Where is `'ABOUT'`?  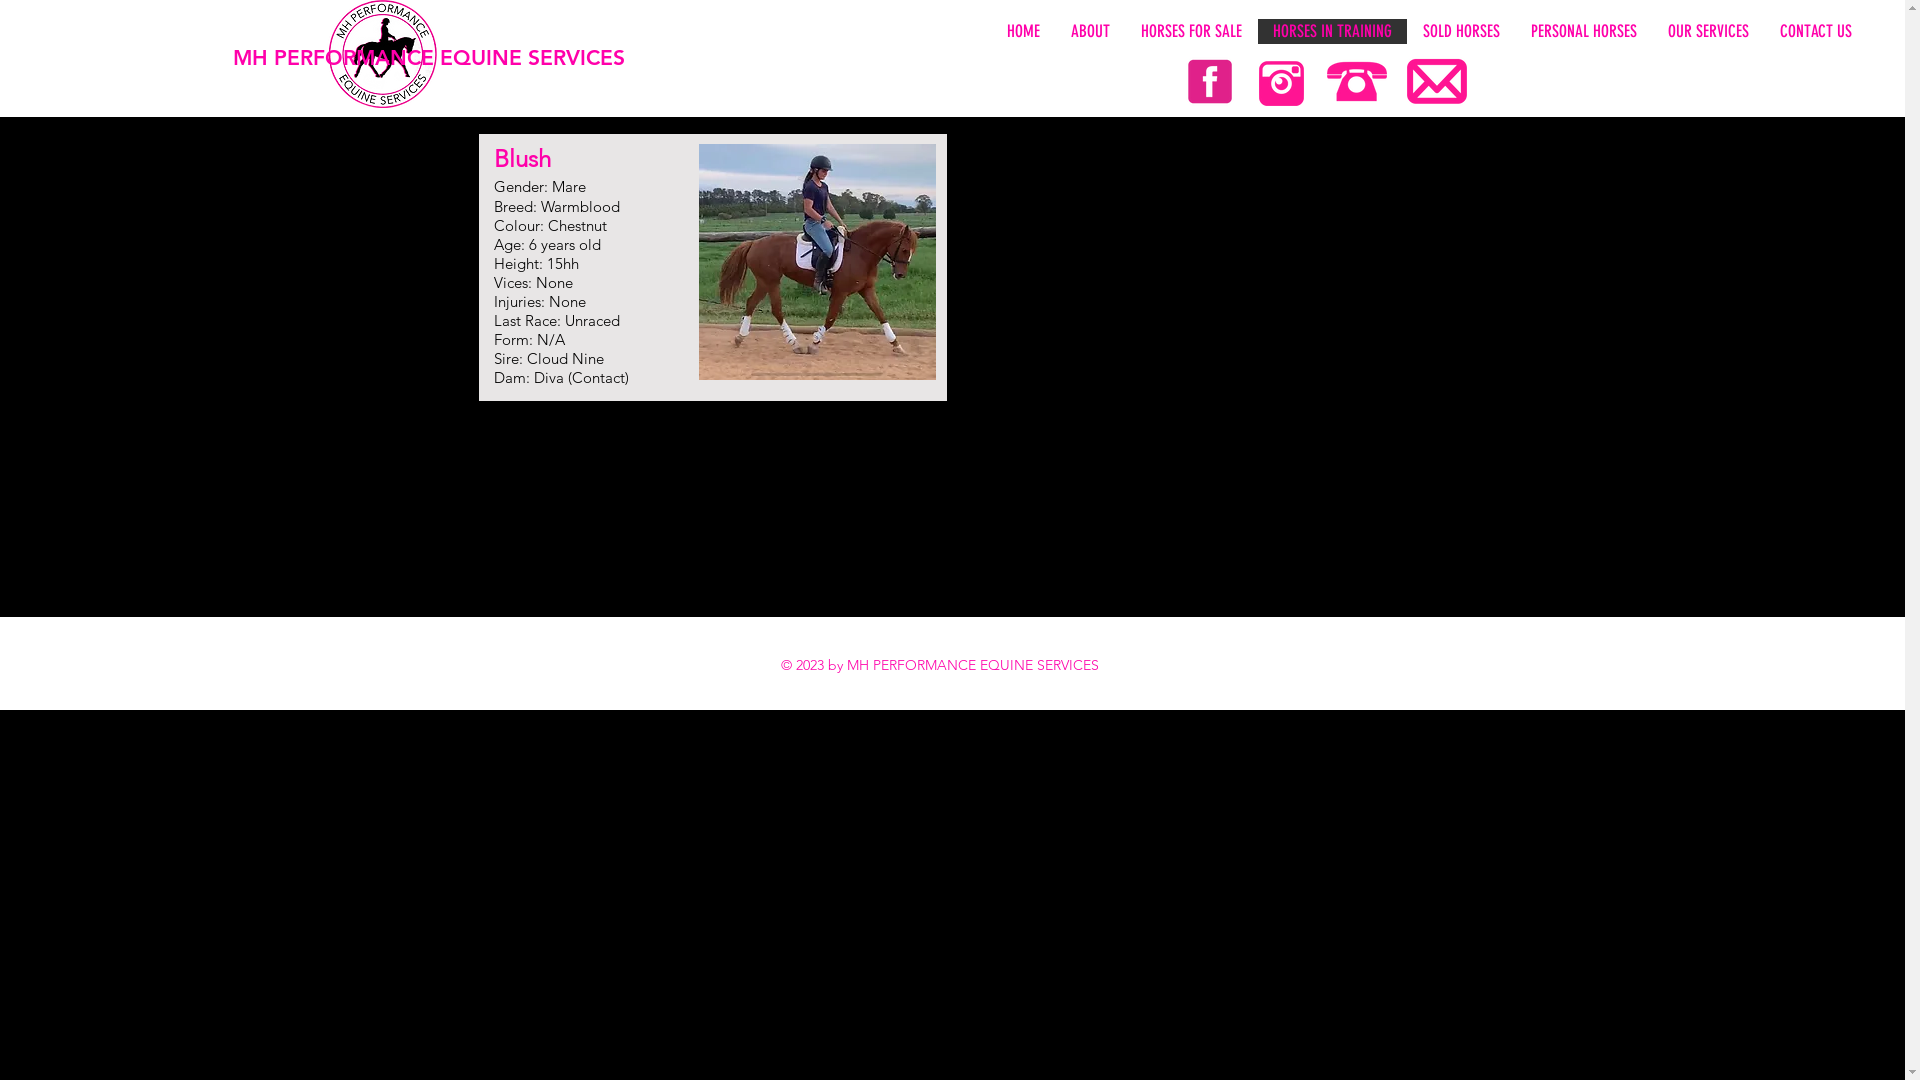
'ABOUT' is located at coordinates (1088, 31).